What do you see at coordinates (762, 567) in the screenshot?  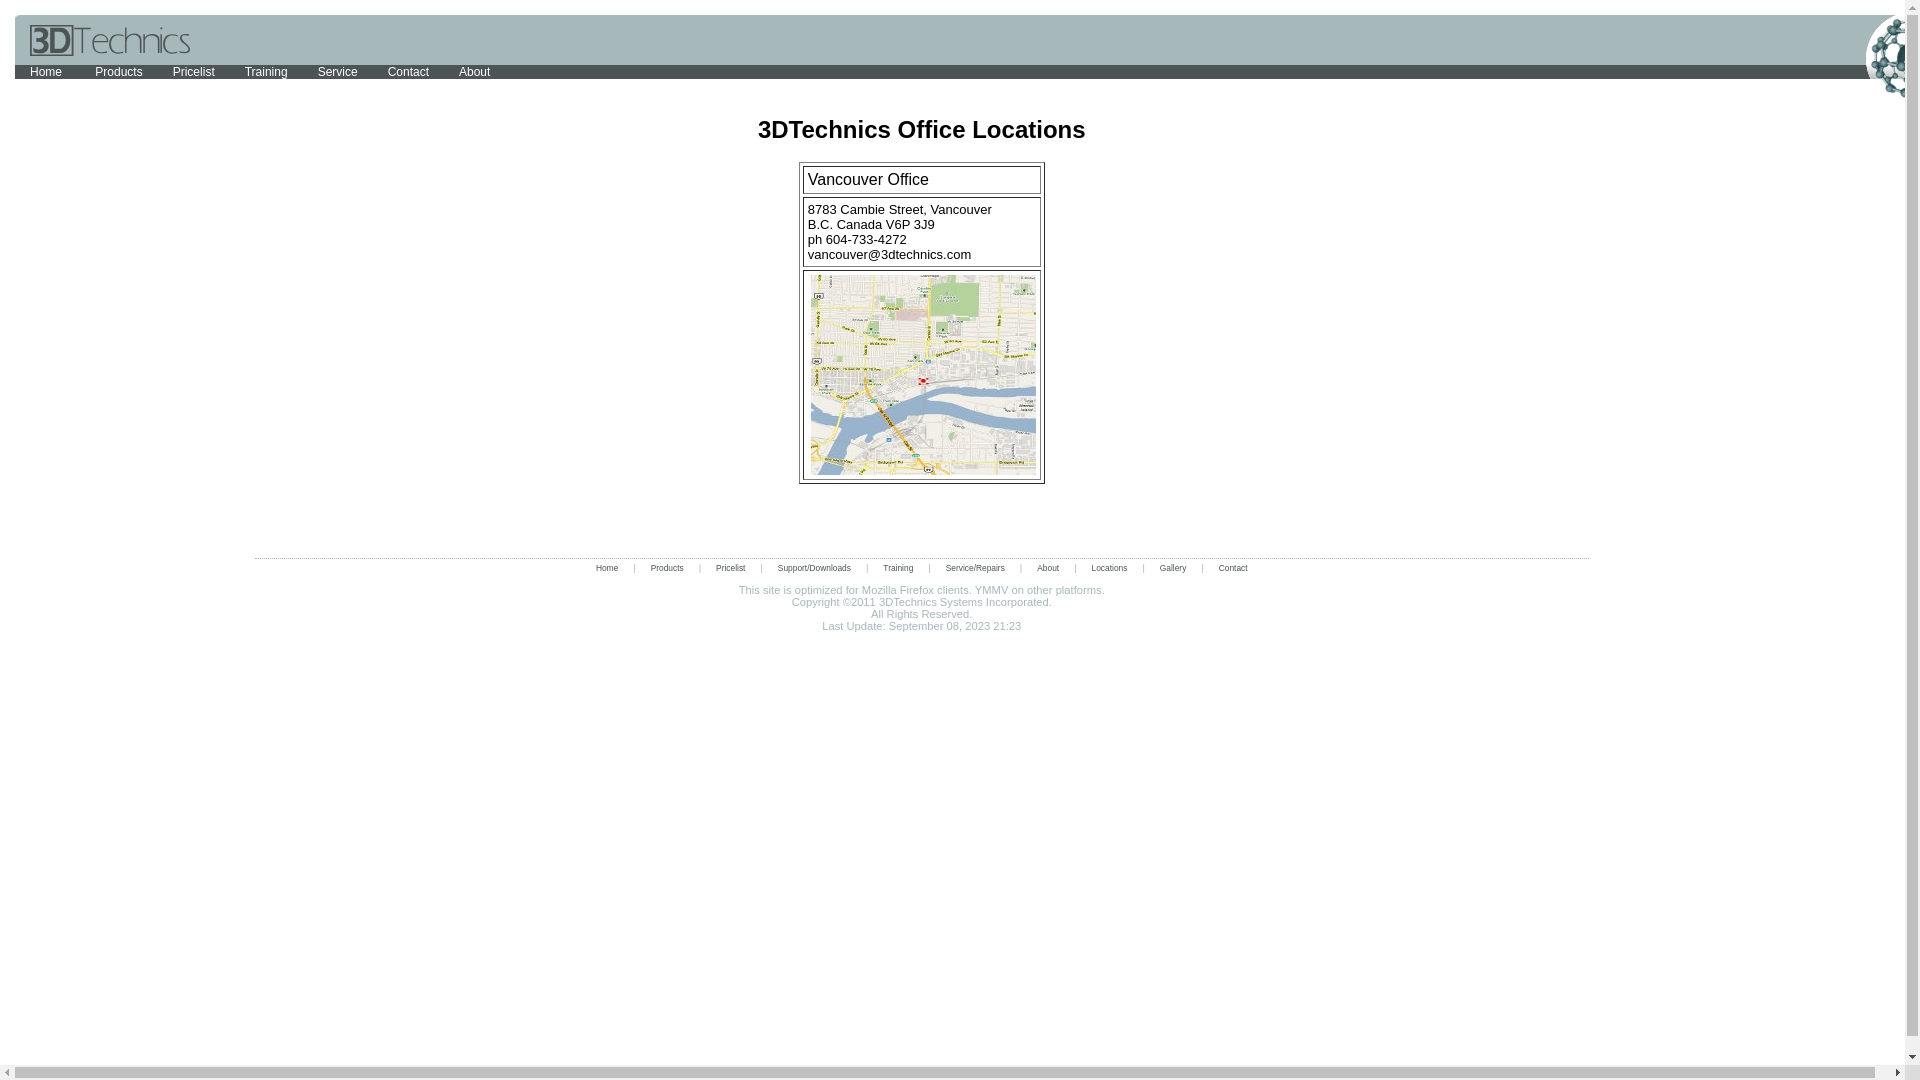 I see `'Support/Downloads'` at bounding box center [762, 567].